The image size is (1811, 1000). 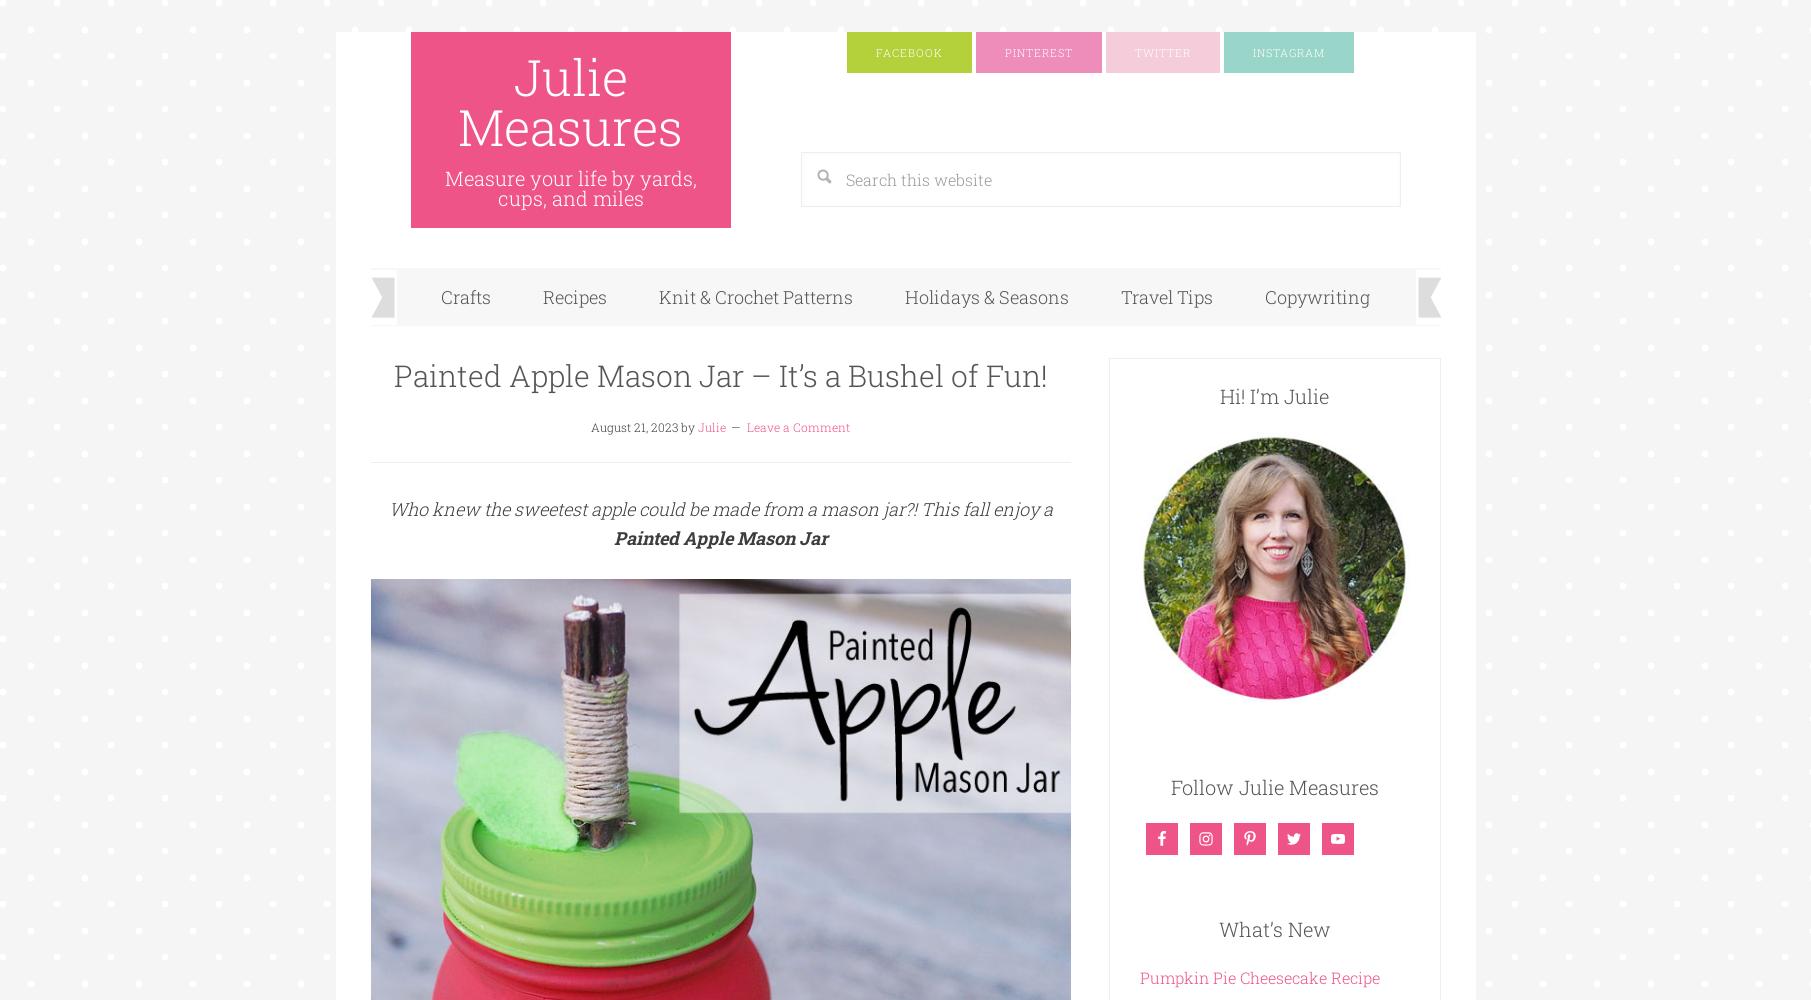 What do you see at coordinates (569, 101) in the screenshot?
I see `'Julie Measures'` at bounding box center [569, 101].